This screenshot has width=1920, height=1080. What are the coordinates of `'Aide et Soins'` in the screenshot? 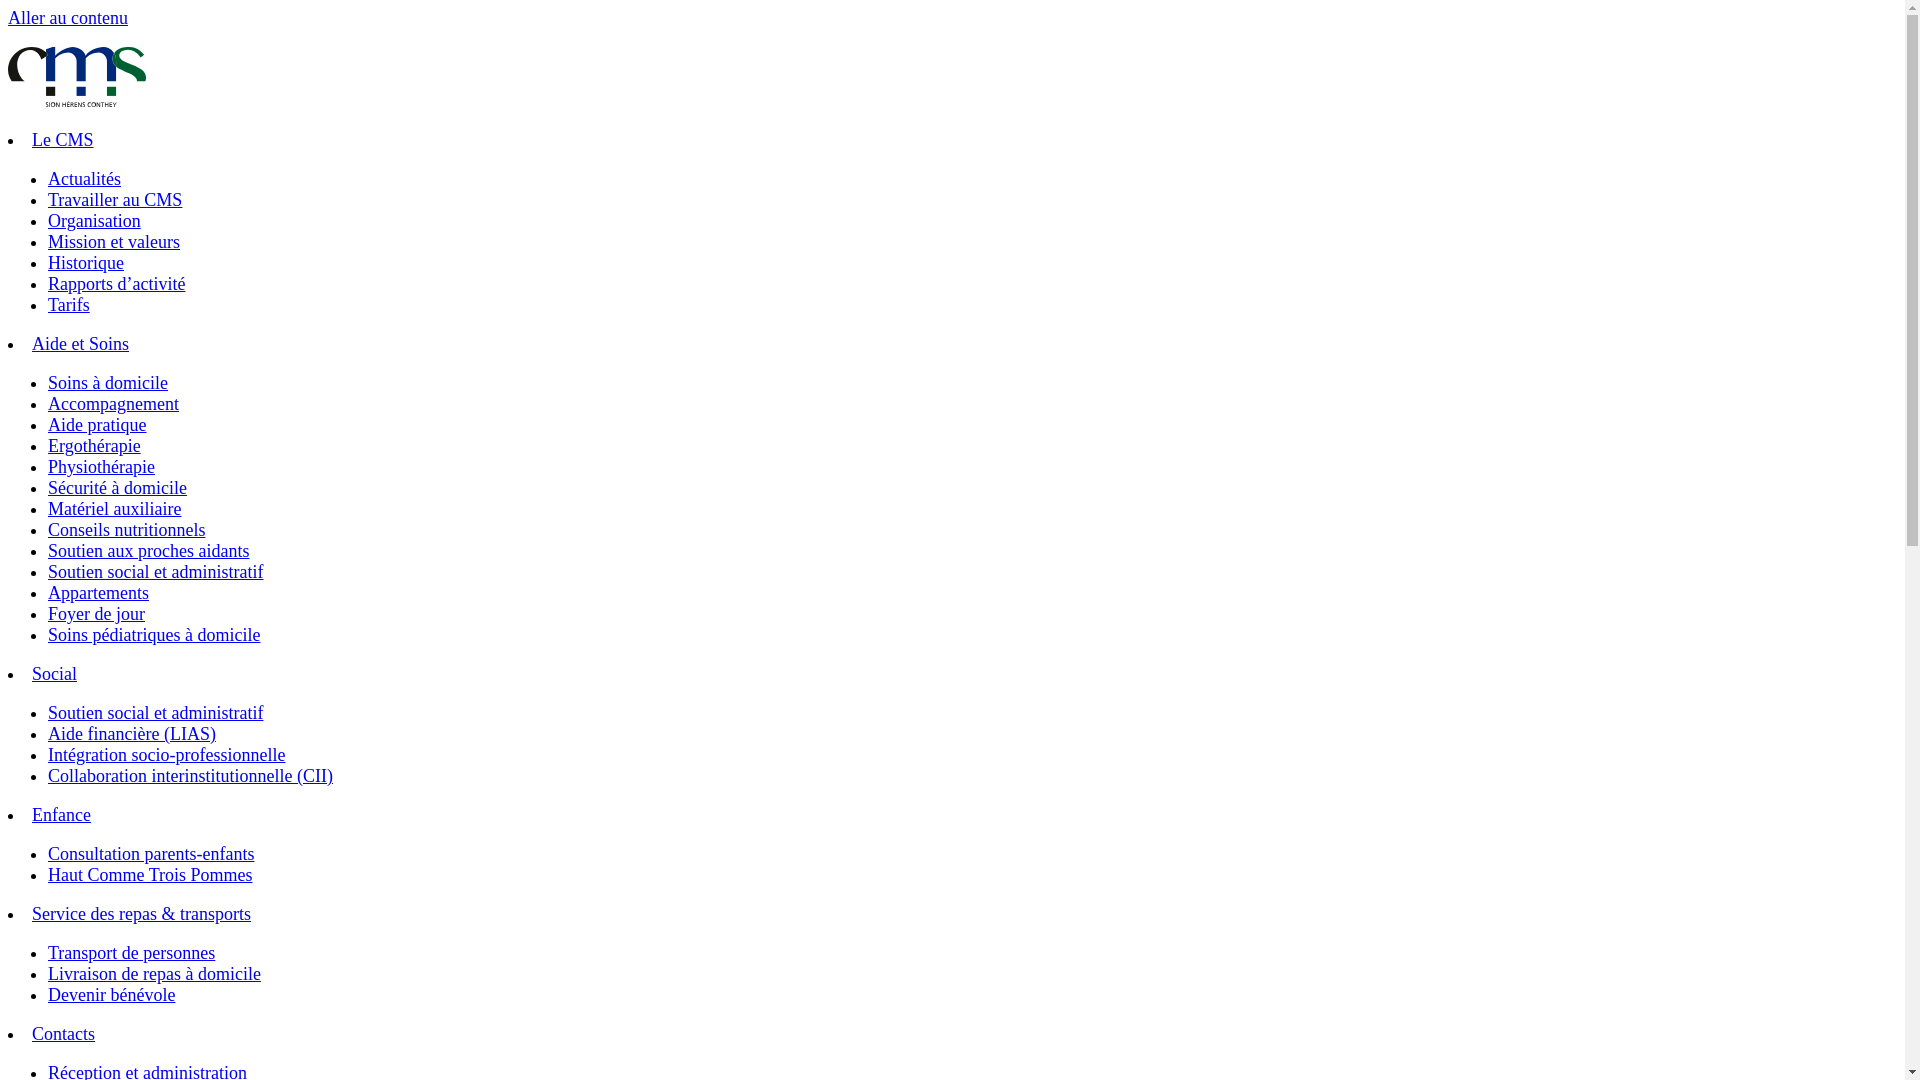 It's located at (80, 342).